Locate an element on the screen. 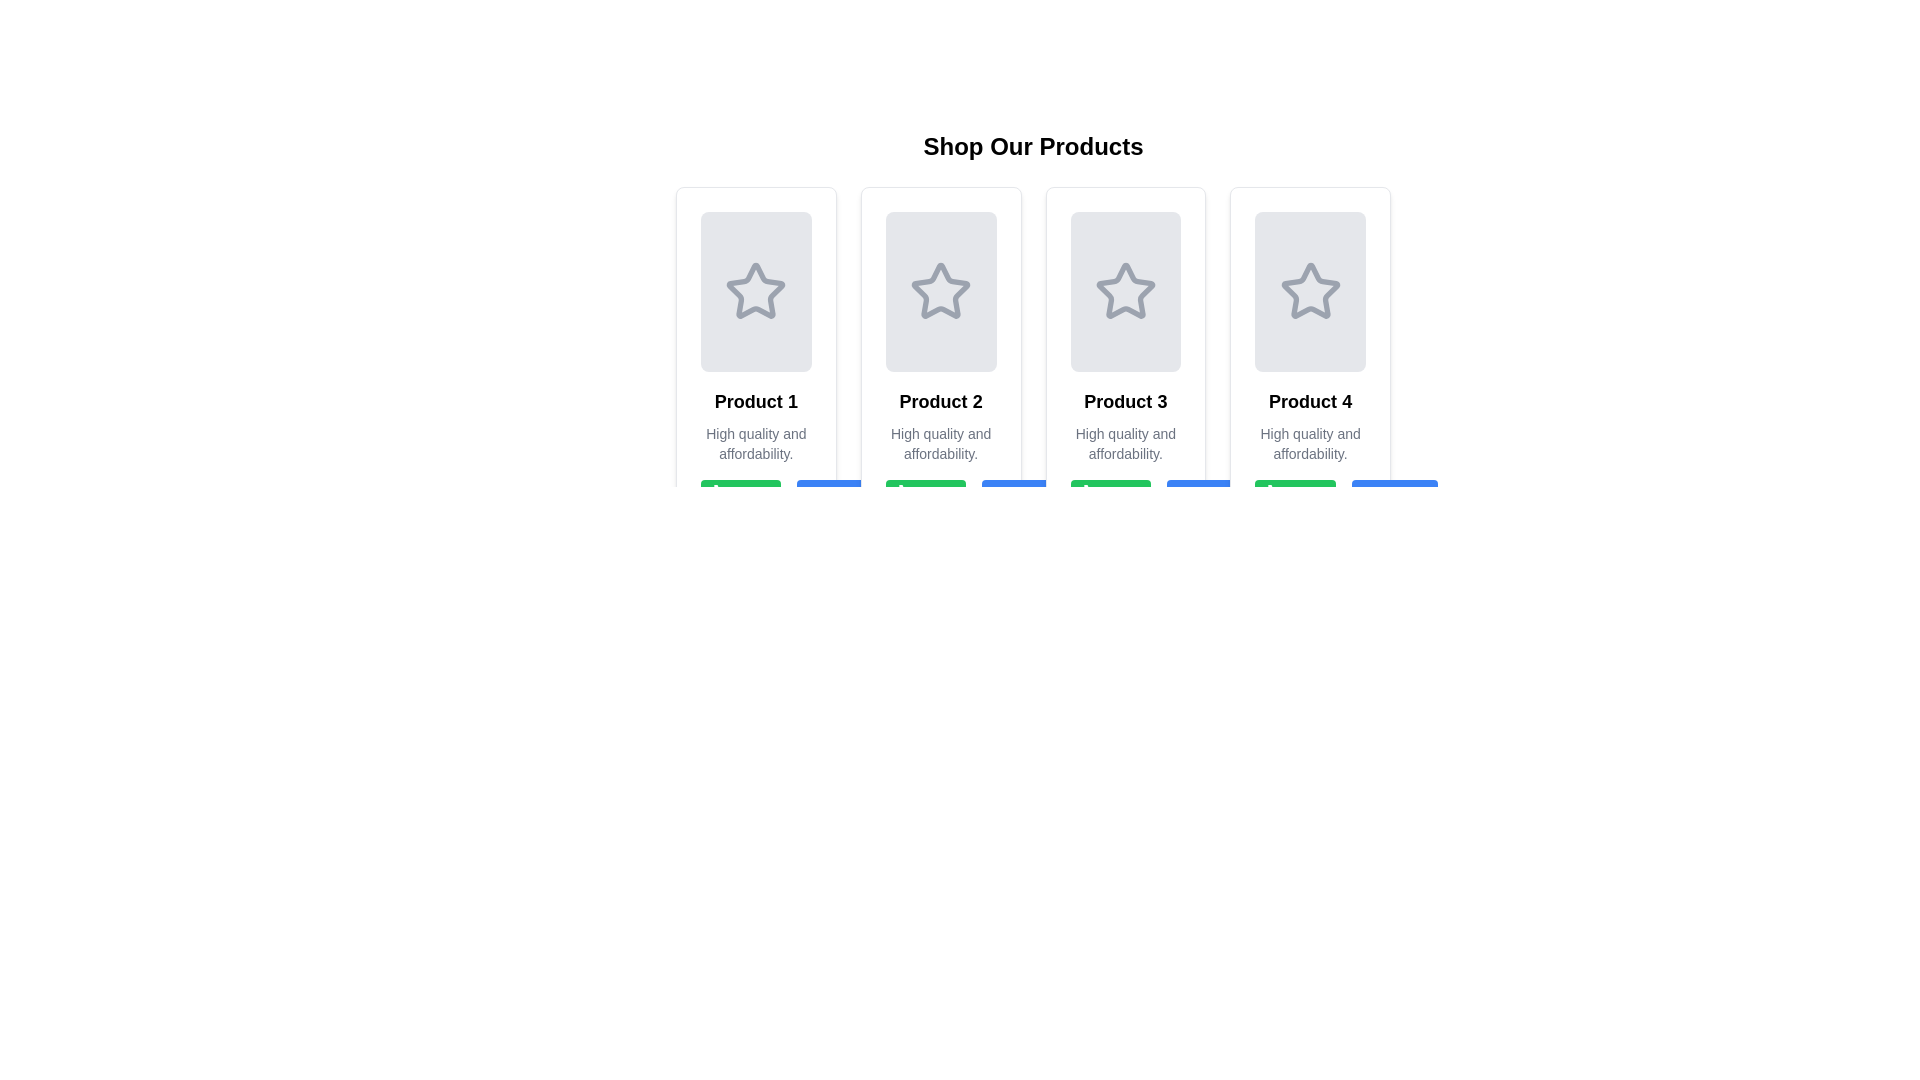 The height and width of the screenshot is (1080, 1920). the 'View' button in the group of buttons located at the bottom of the 'Product 3' card is located at coordinates (1125, 495).